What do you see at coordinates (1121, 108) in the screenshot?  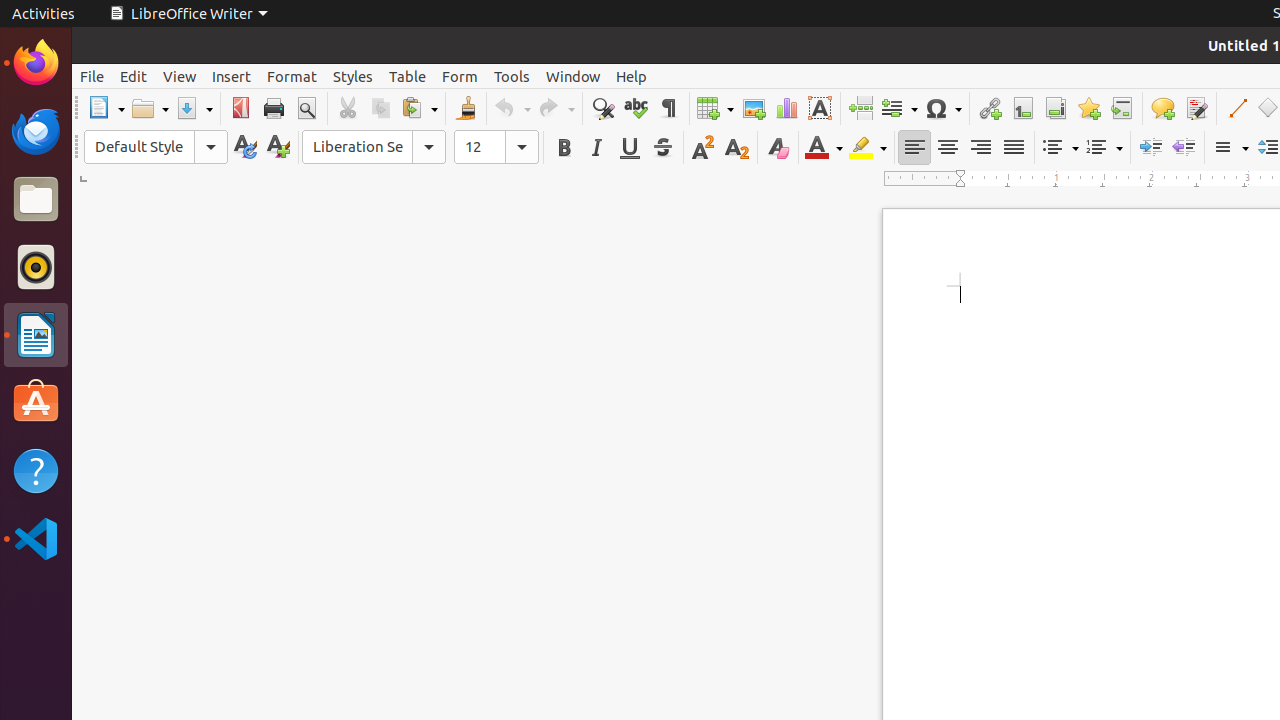 I see `'Cross-reference'` at bounding box center [1121, 108].